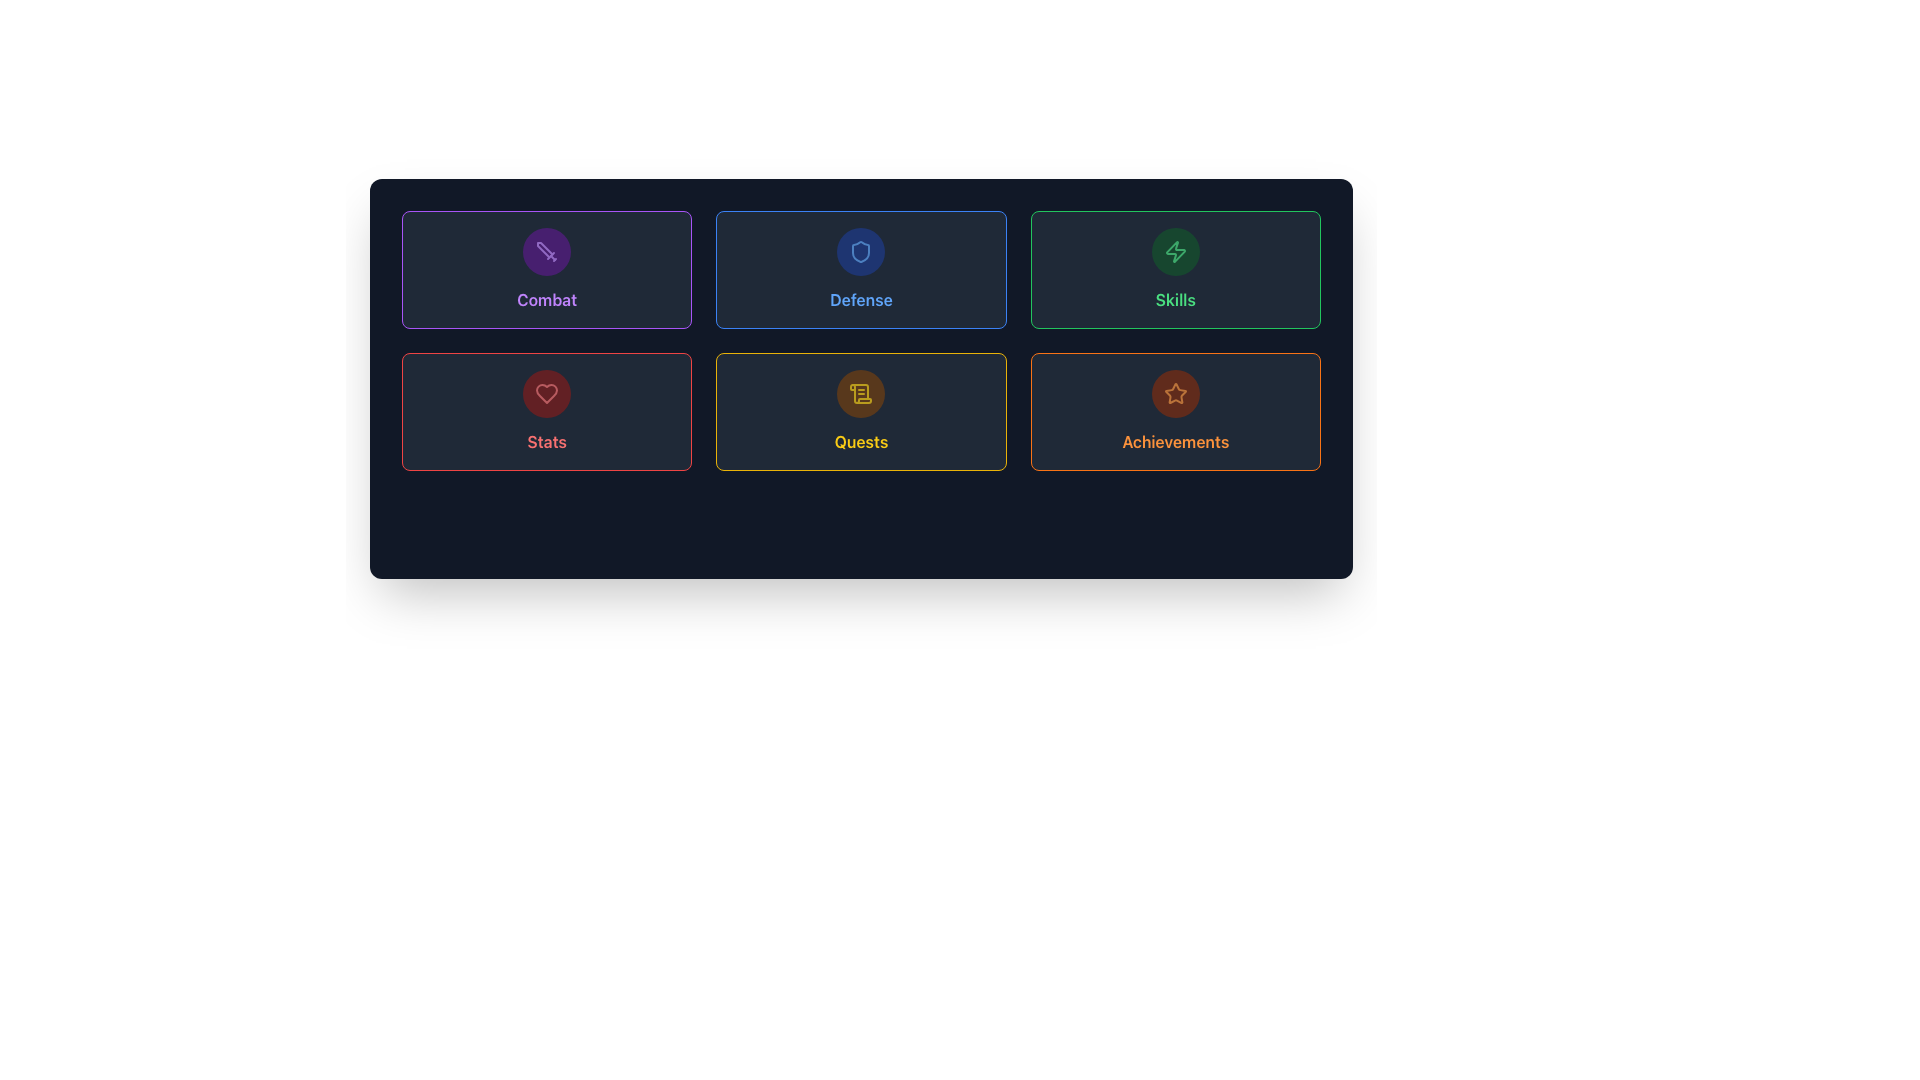 This screenshot has width=1920, height=1080. What do you see at coordinates (547, 250) in the screenshot?
I see `the purple sword icon, which is centered within a circular purple background in the 'Combat' section of the grid layout` at bounding box center [547, 250].